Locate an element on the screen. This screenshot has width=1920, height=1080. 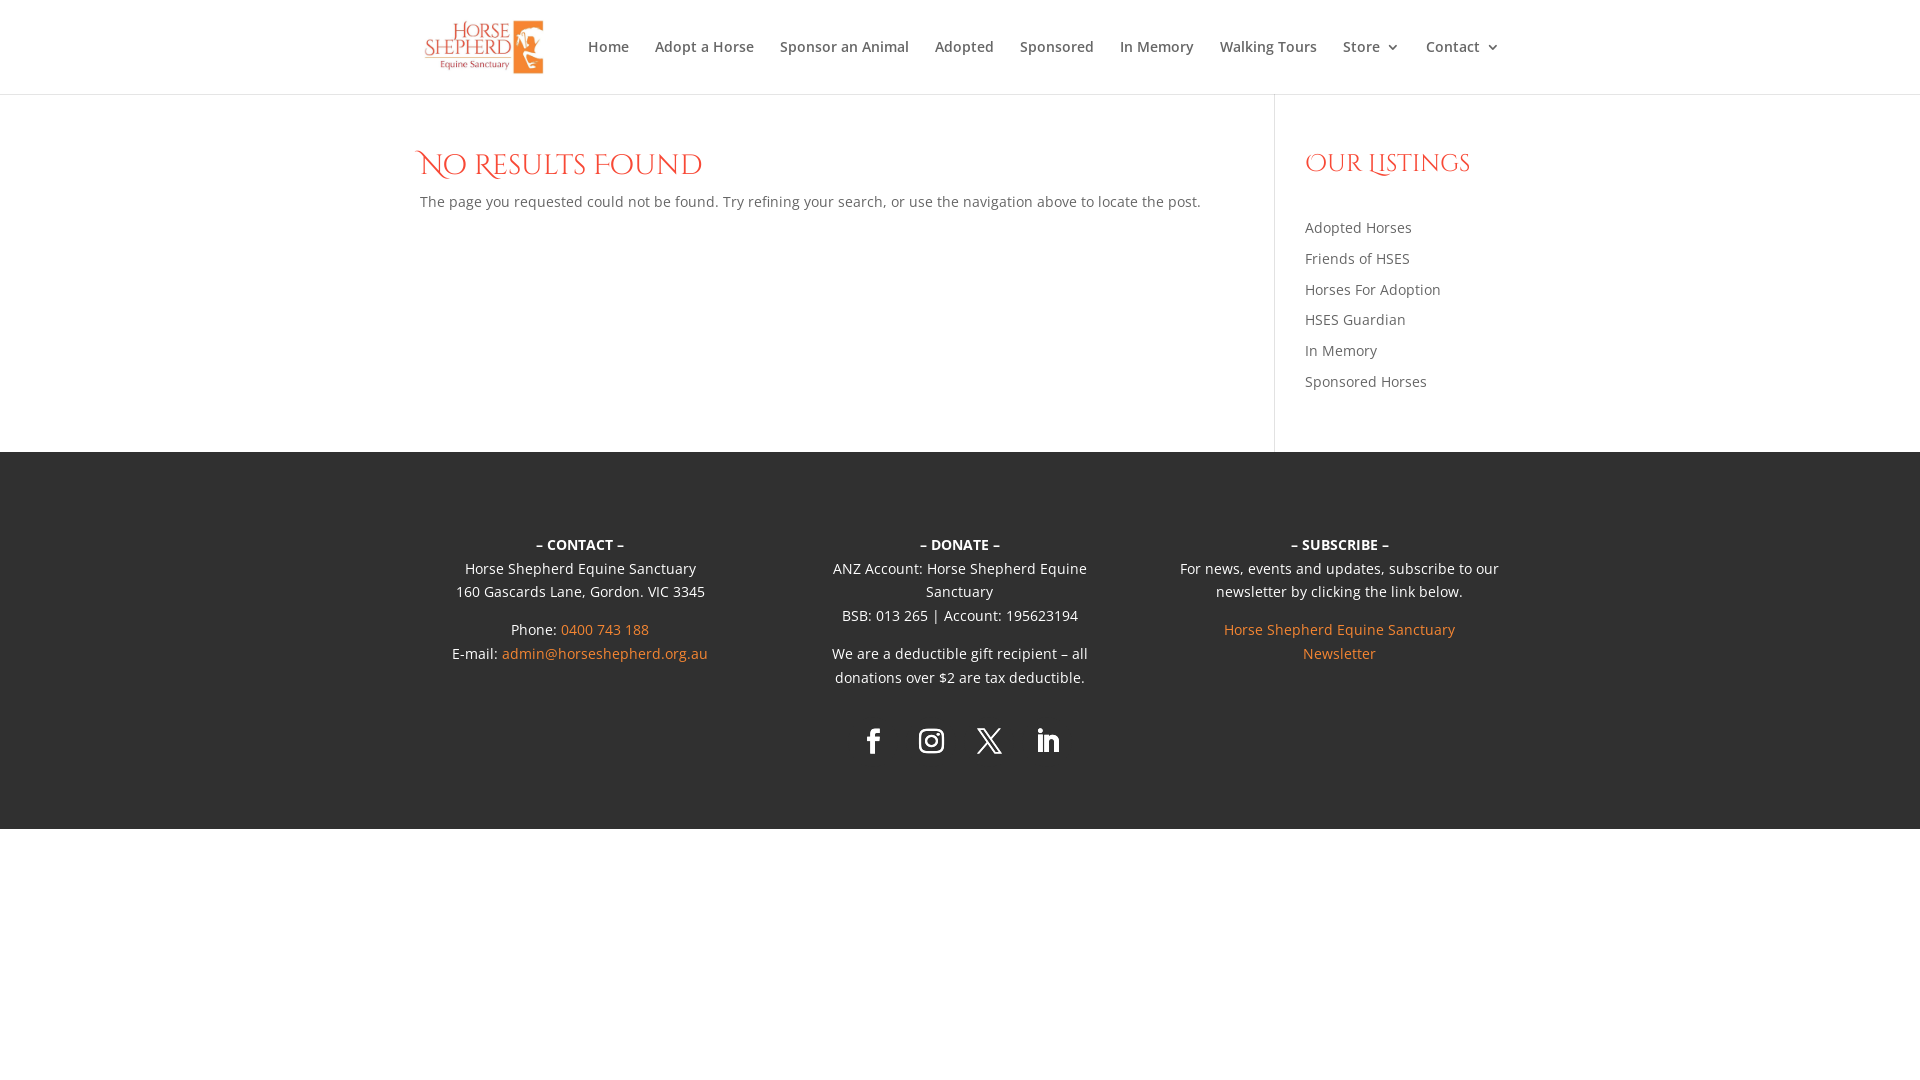
'Follow on X' is located at coordinates (988, 741).